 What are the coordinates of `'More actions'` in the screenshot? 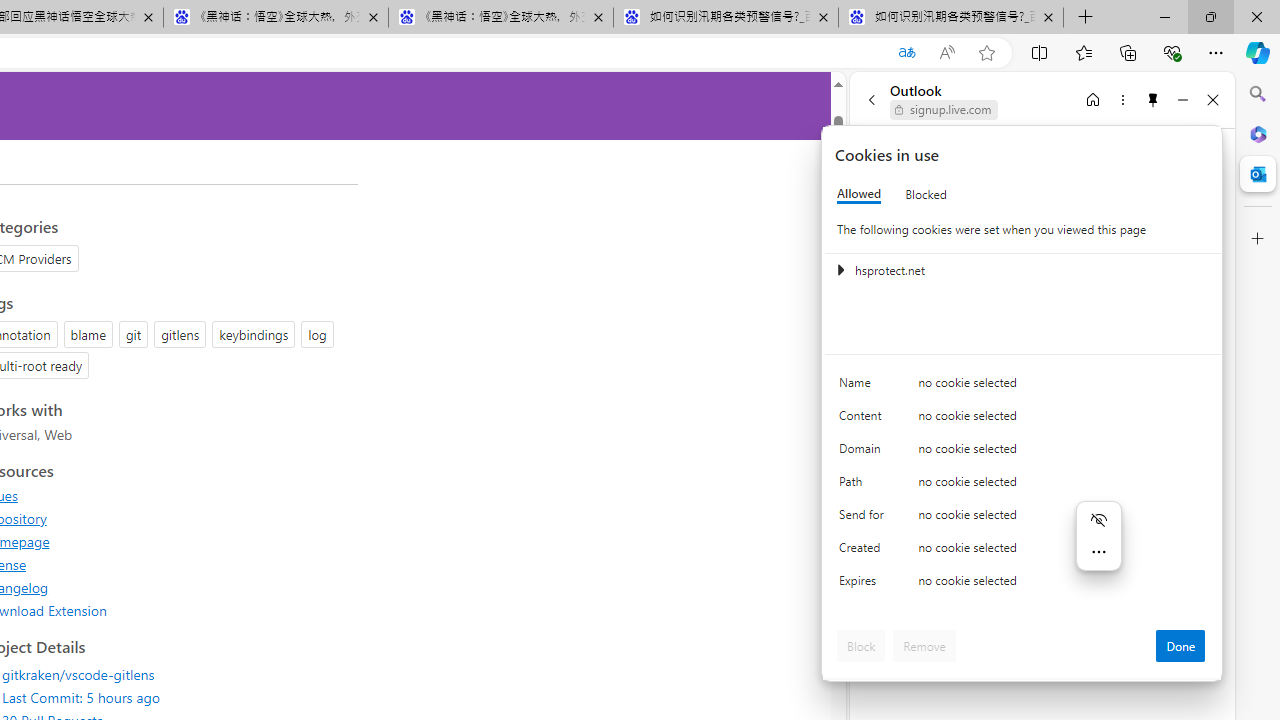 It's located at (1097, 551).